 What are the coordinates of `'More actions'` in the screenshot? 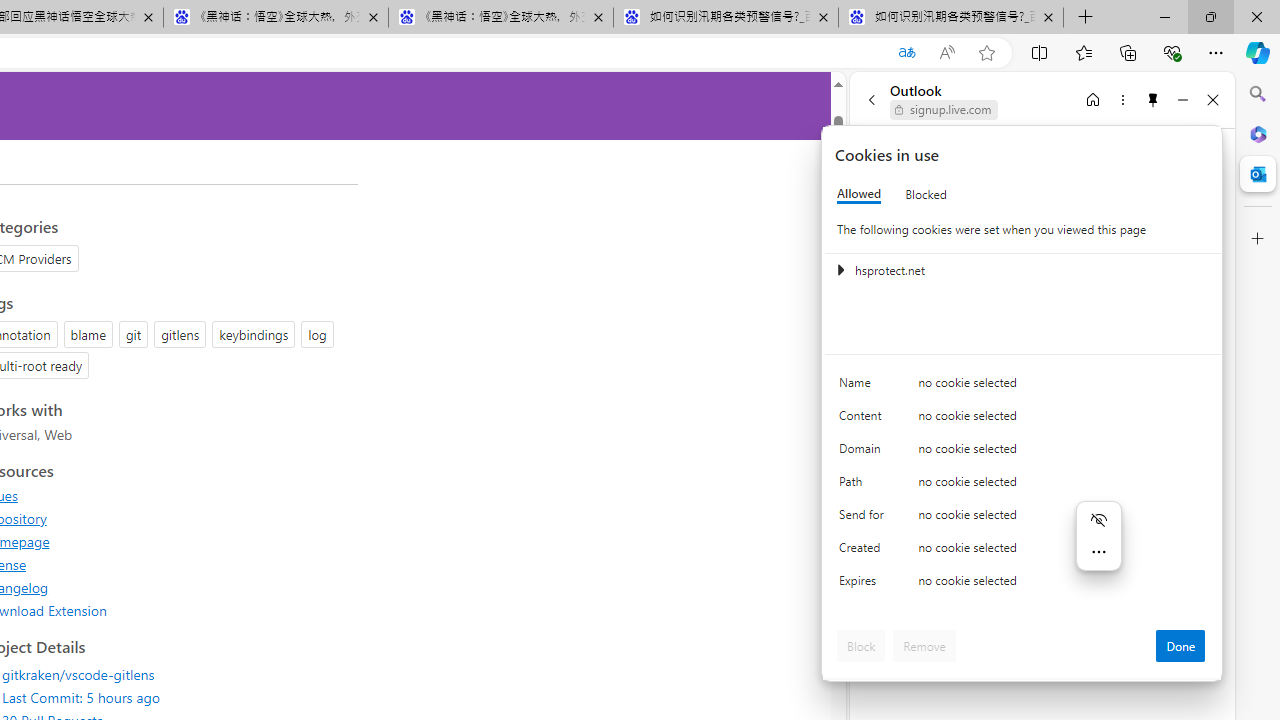 It's located at (1097, 551).